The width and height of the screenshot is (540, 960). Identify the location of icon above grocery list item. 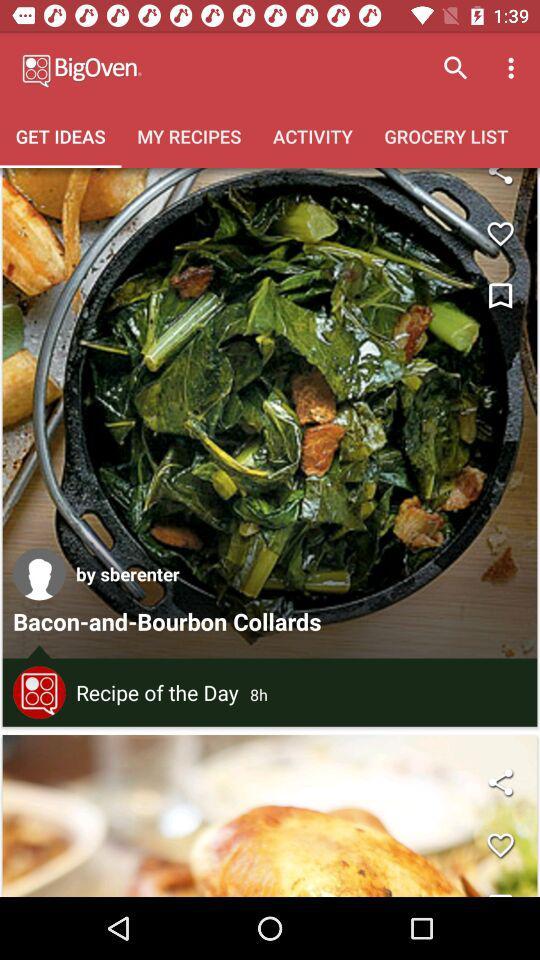
(455, 68).